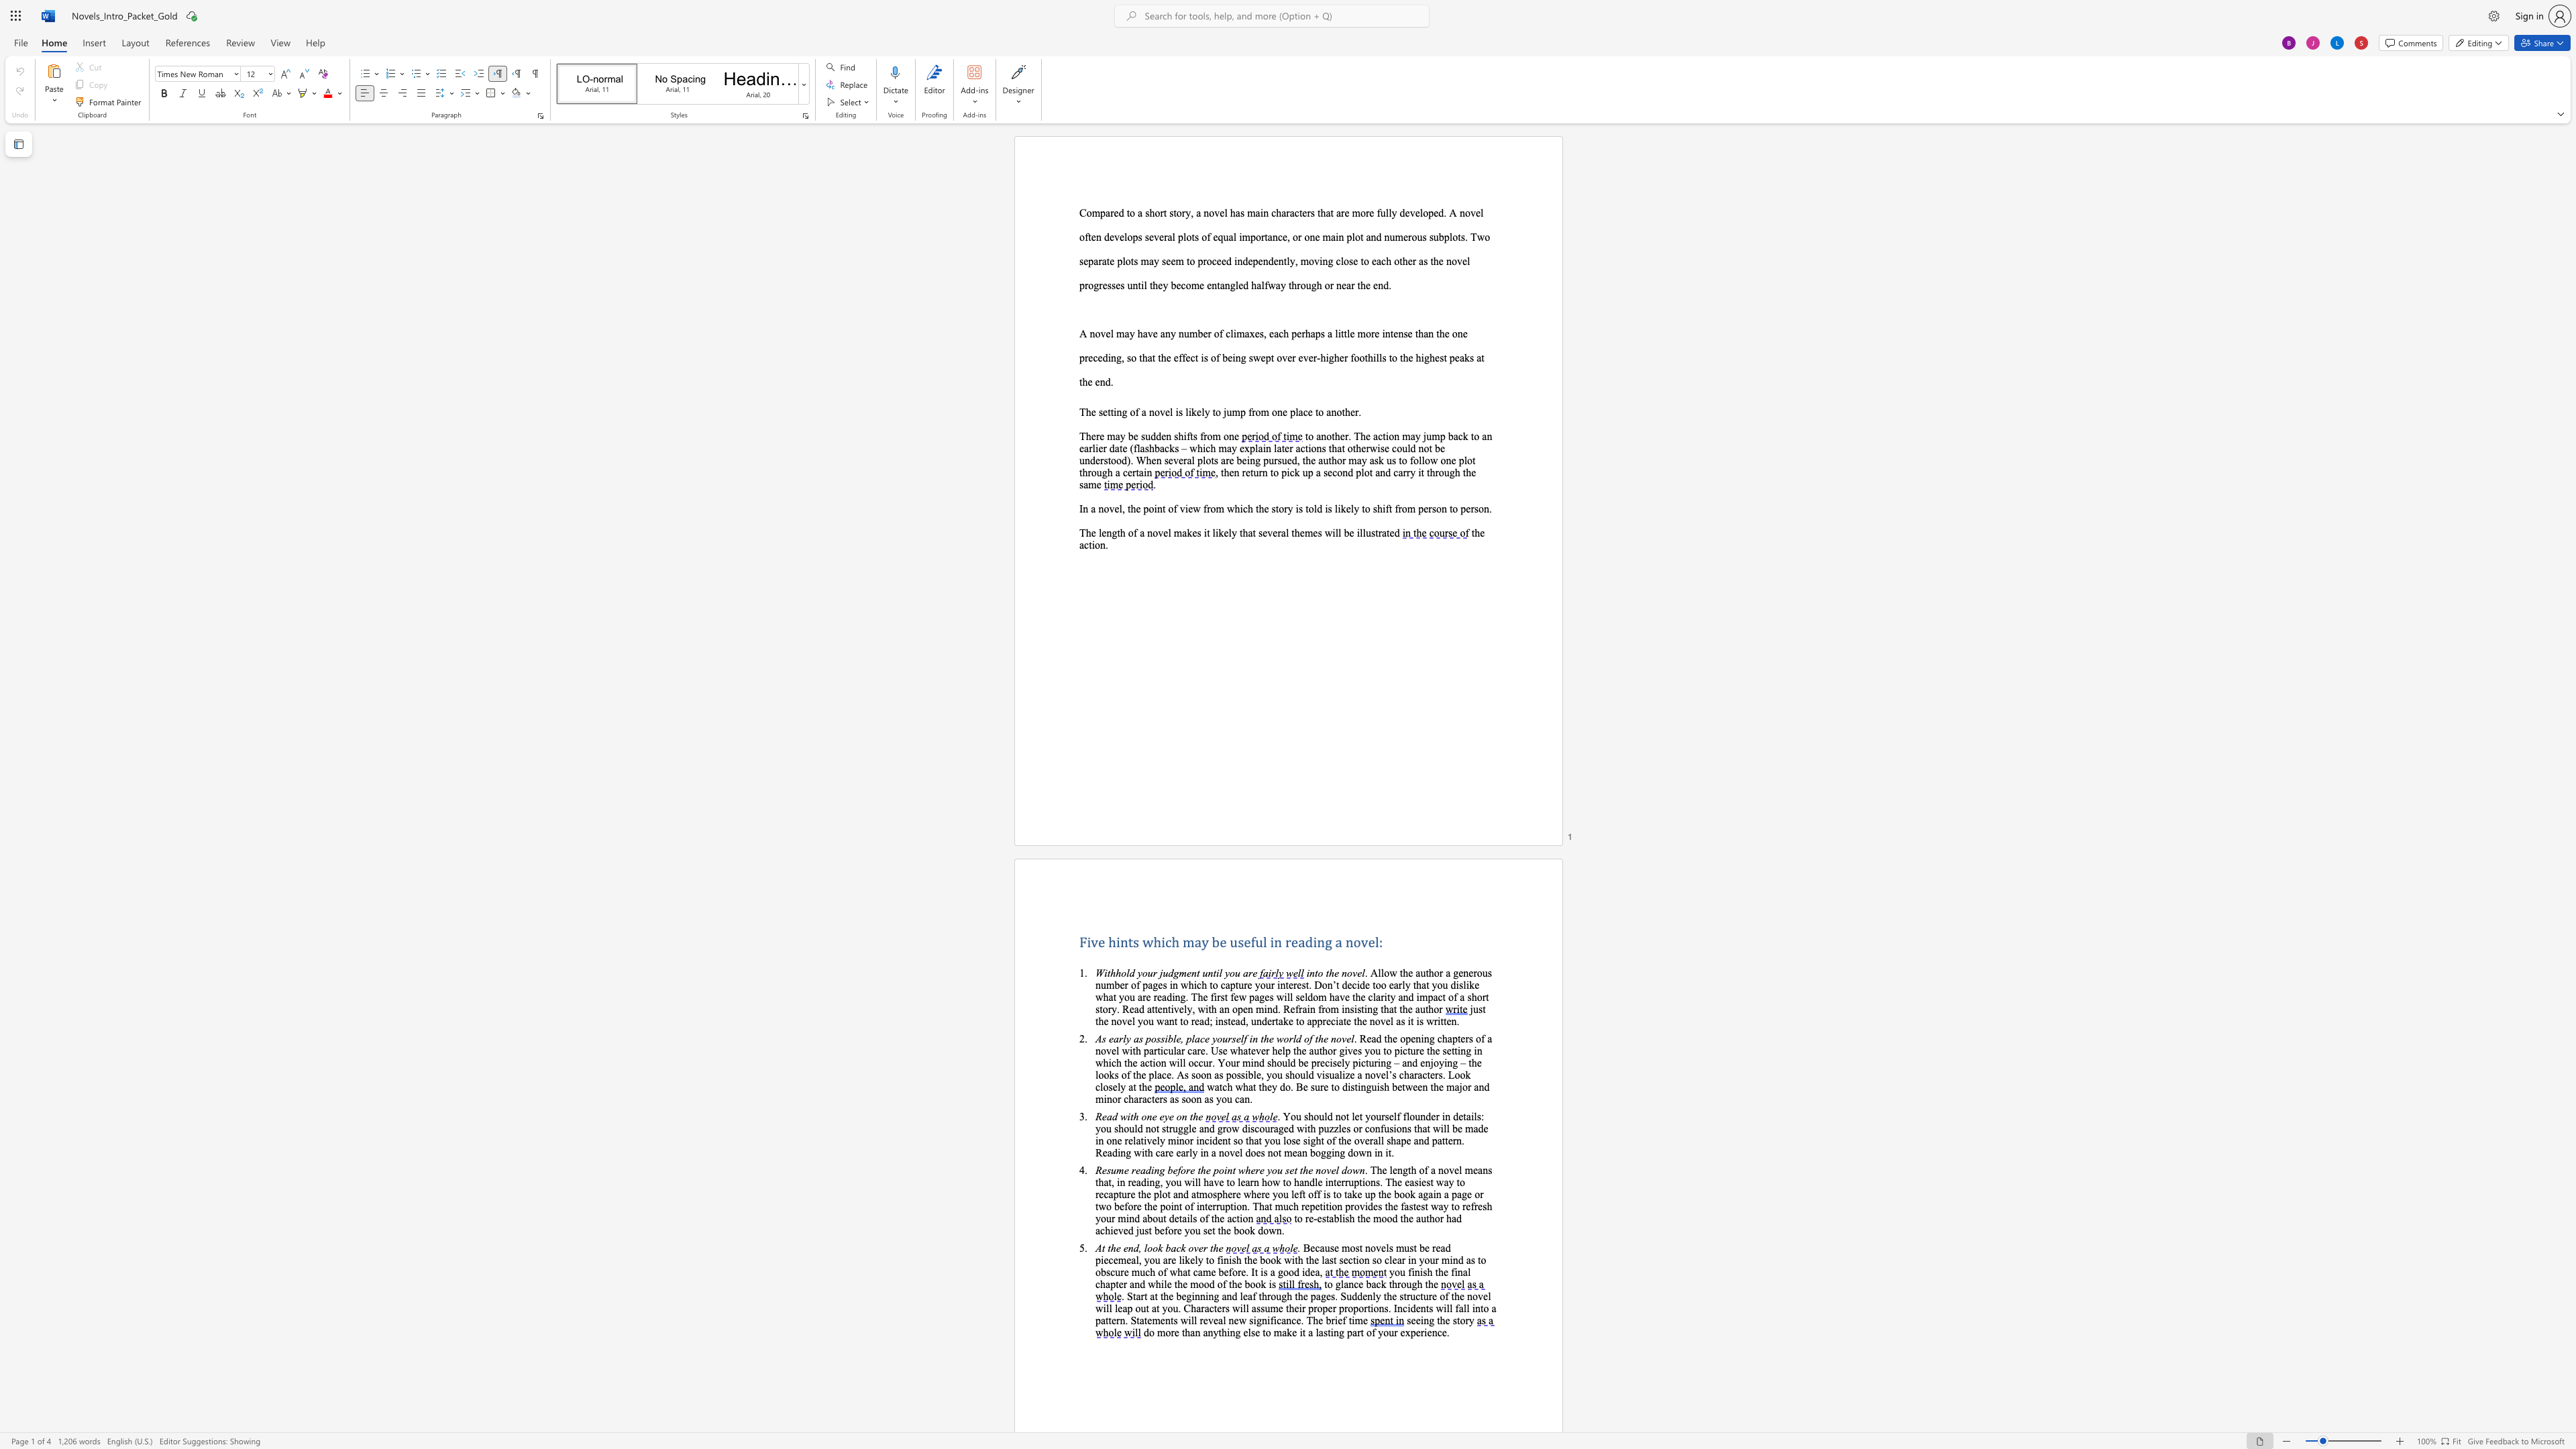 Image resolution: width=2576 pixels, height=1449 pixels. Describe the element at coordinates (1440, 972) in the screenshot. I see `the 1th character "r" in the text` at that location.